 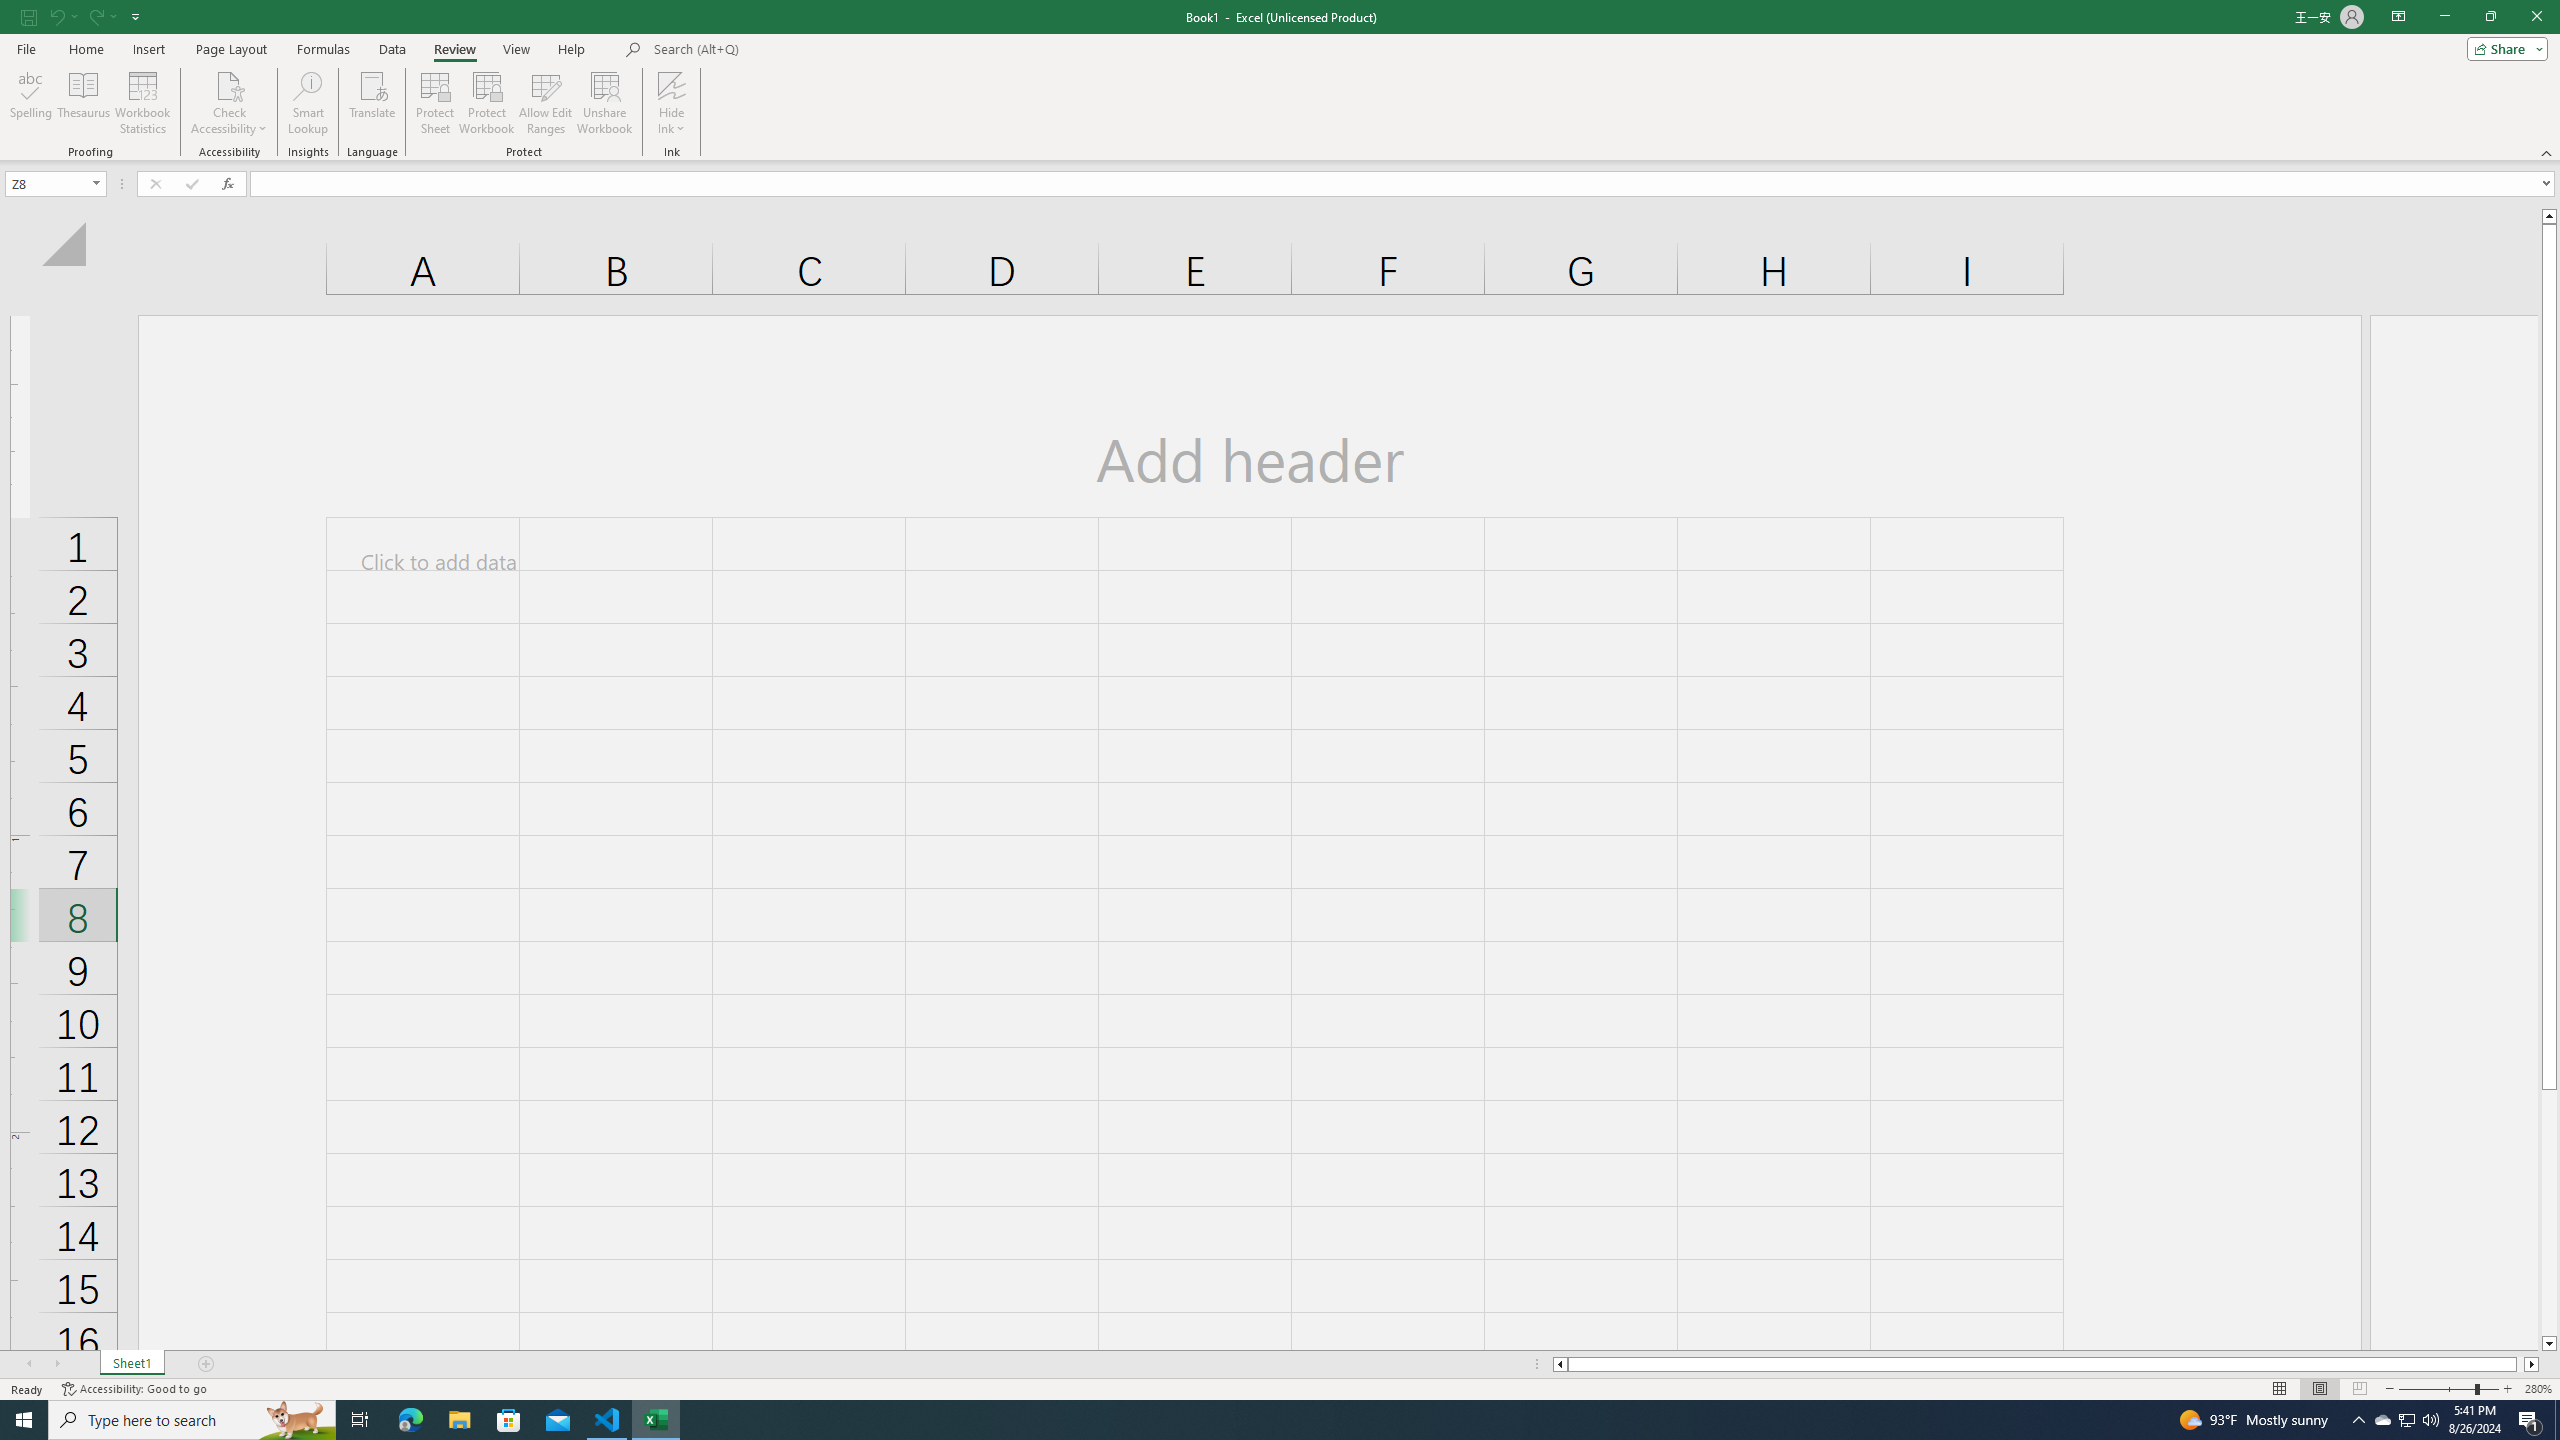 What do you see at coordinates (147, 49) in the screenshot?
I see `'Insert'` at bounding box center [147, 49].